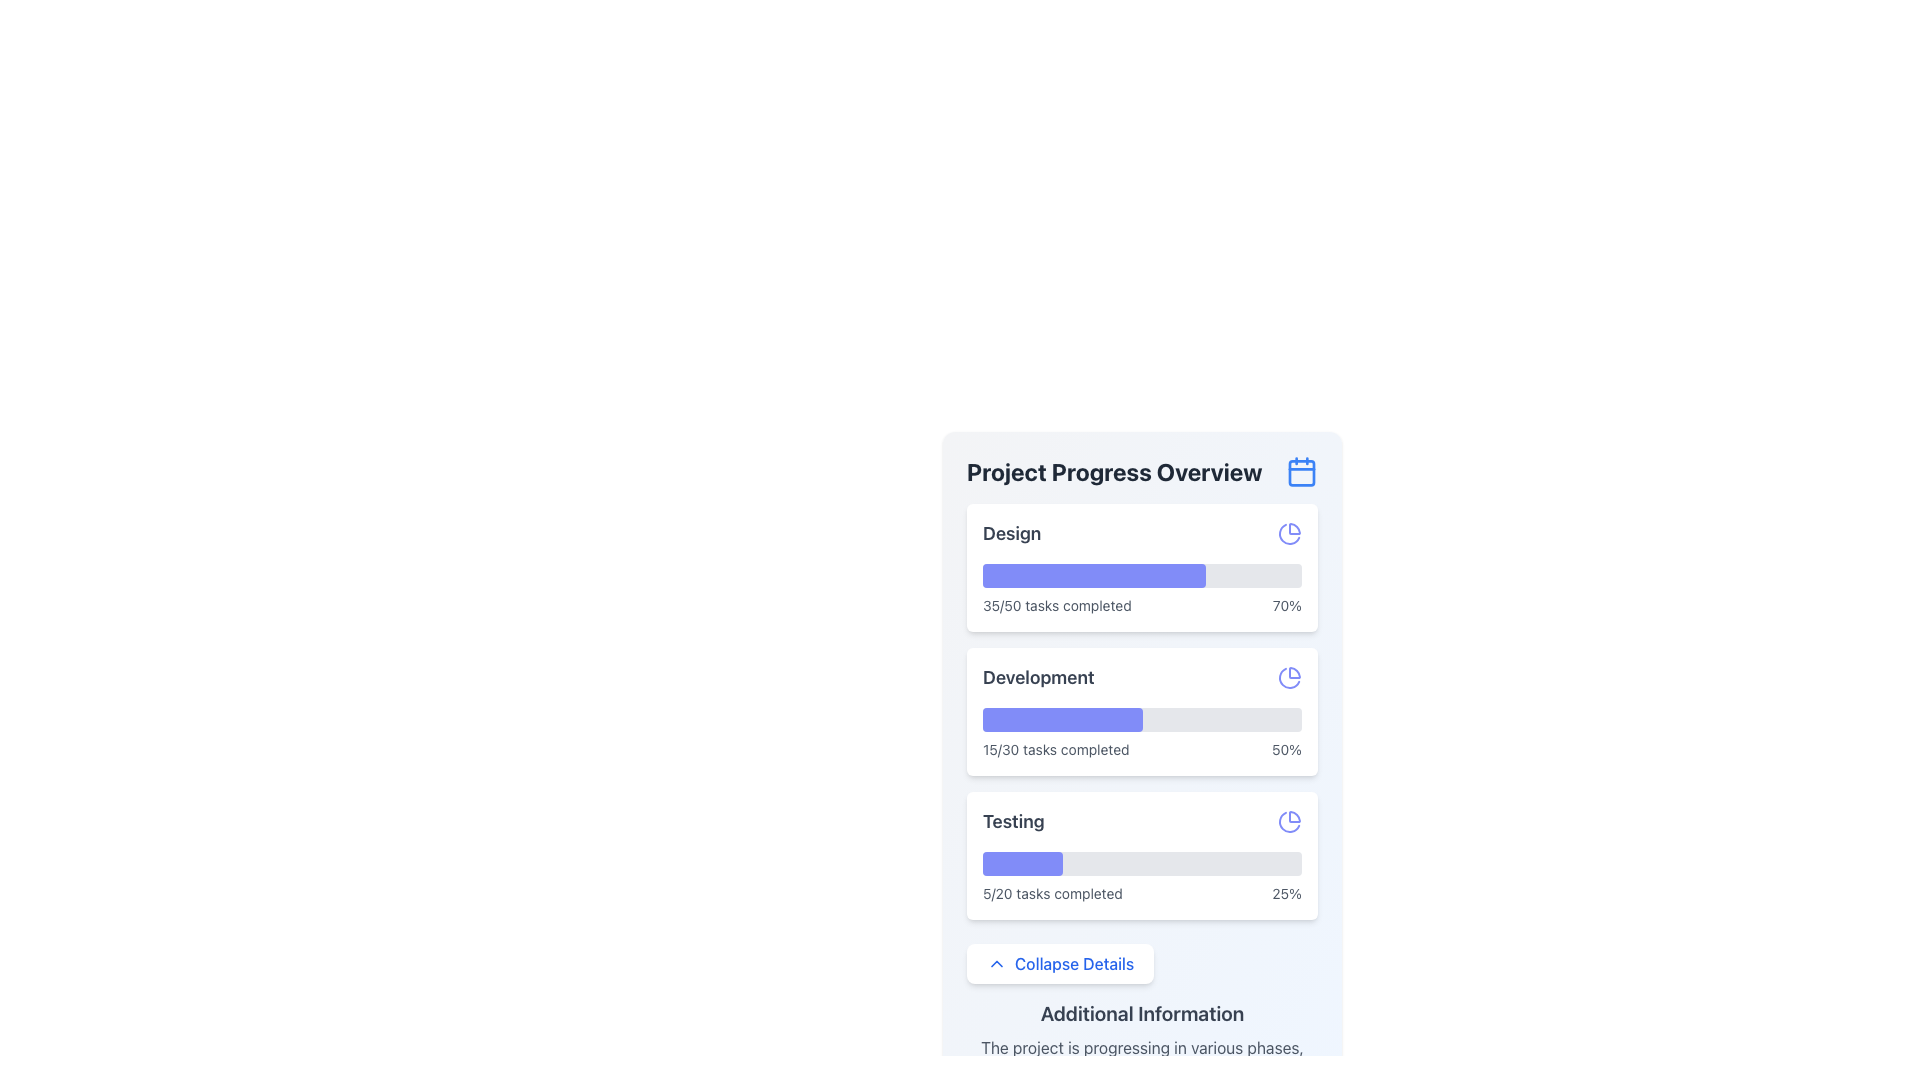 The width and height of the screenshot is (1920, 1080). Describe the element at coordinates (1290, 532) in the screenshot. I see `the pie chart icon located in the 'Design' category section of the project progress overview, which is positioned to the right side of the row adjacent to the text 'Design'` at that location.